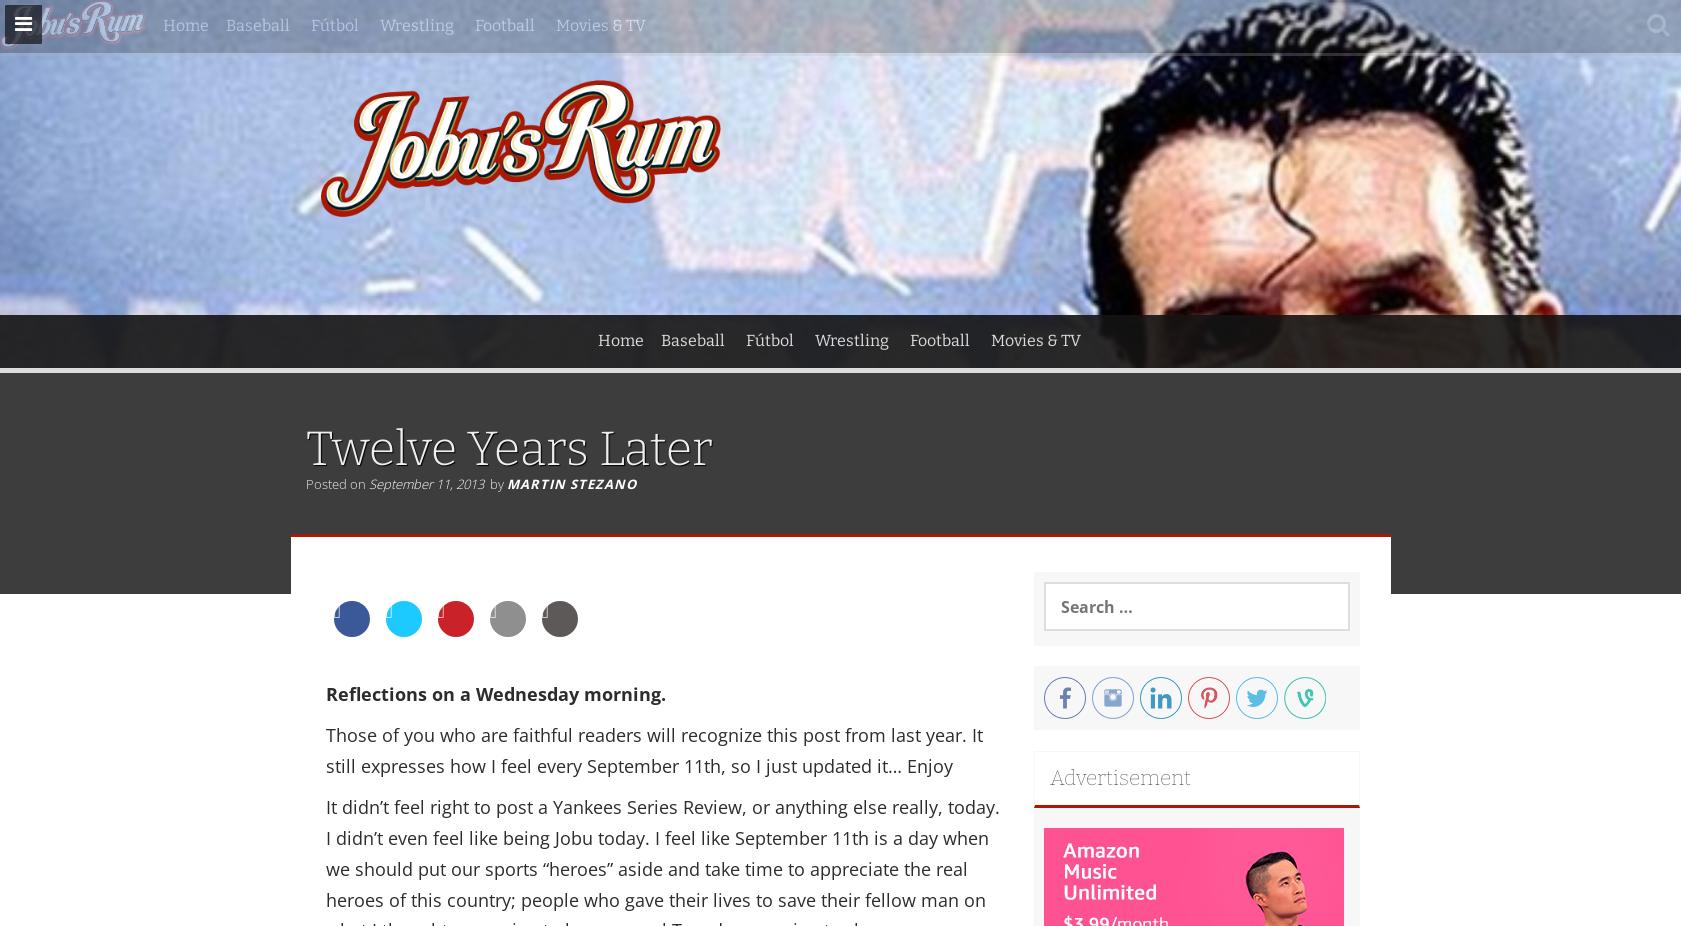 This screenshot has width=1681, height=926. I want to click on 'Twelve Years Later', so click(507, 447).